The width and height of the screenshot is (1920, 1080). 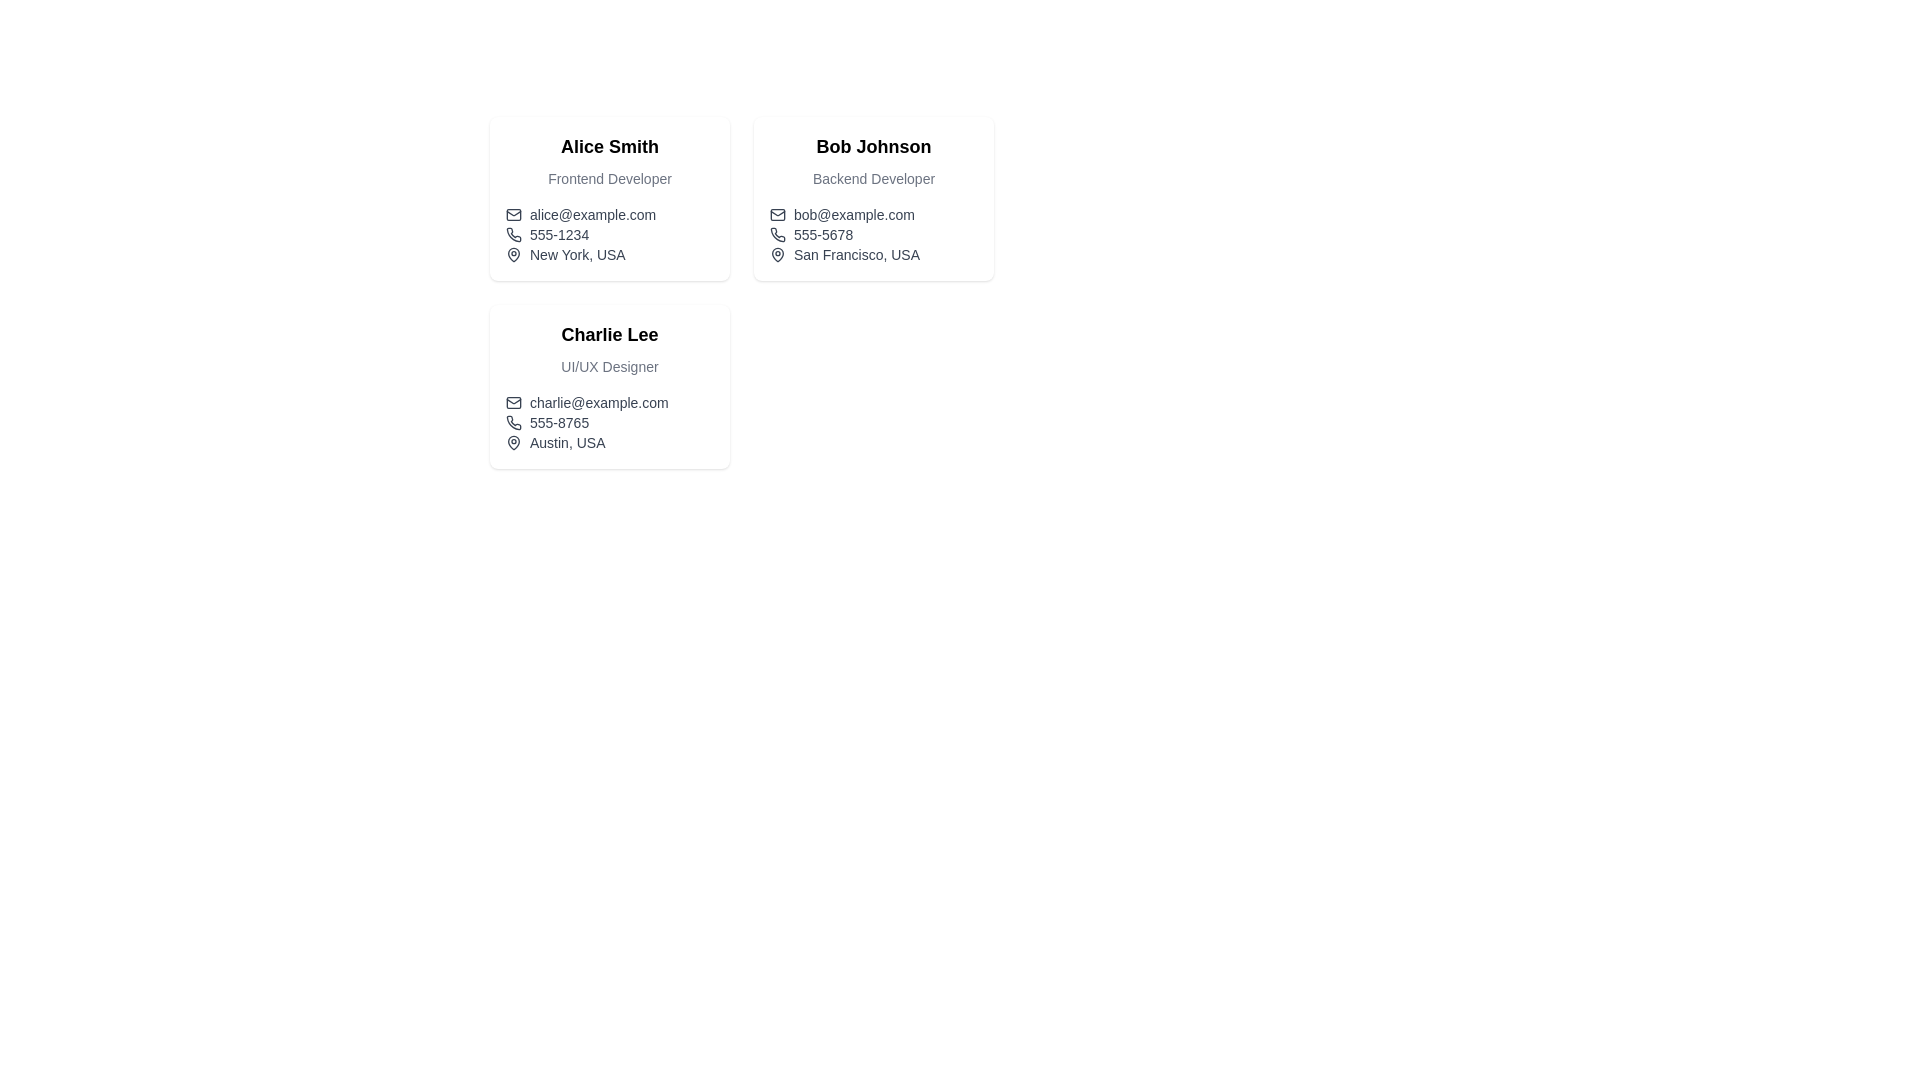 I want to click on the map location pin icon adjacent to the contact information for 'Bob Johnson', so click(x=776, y=253).